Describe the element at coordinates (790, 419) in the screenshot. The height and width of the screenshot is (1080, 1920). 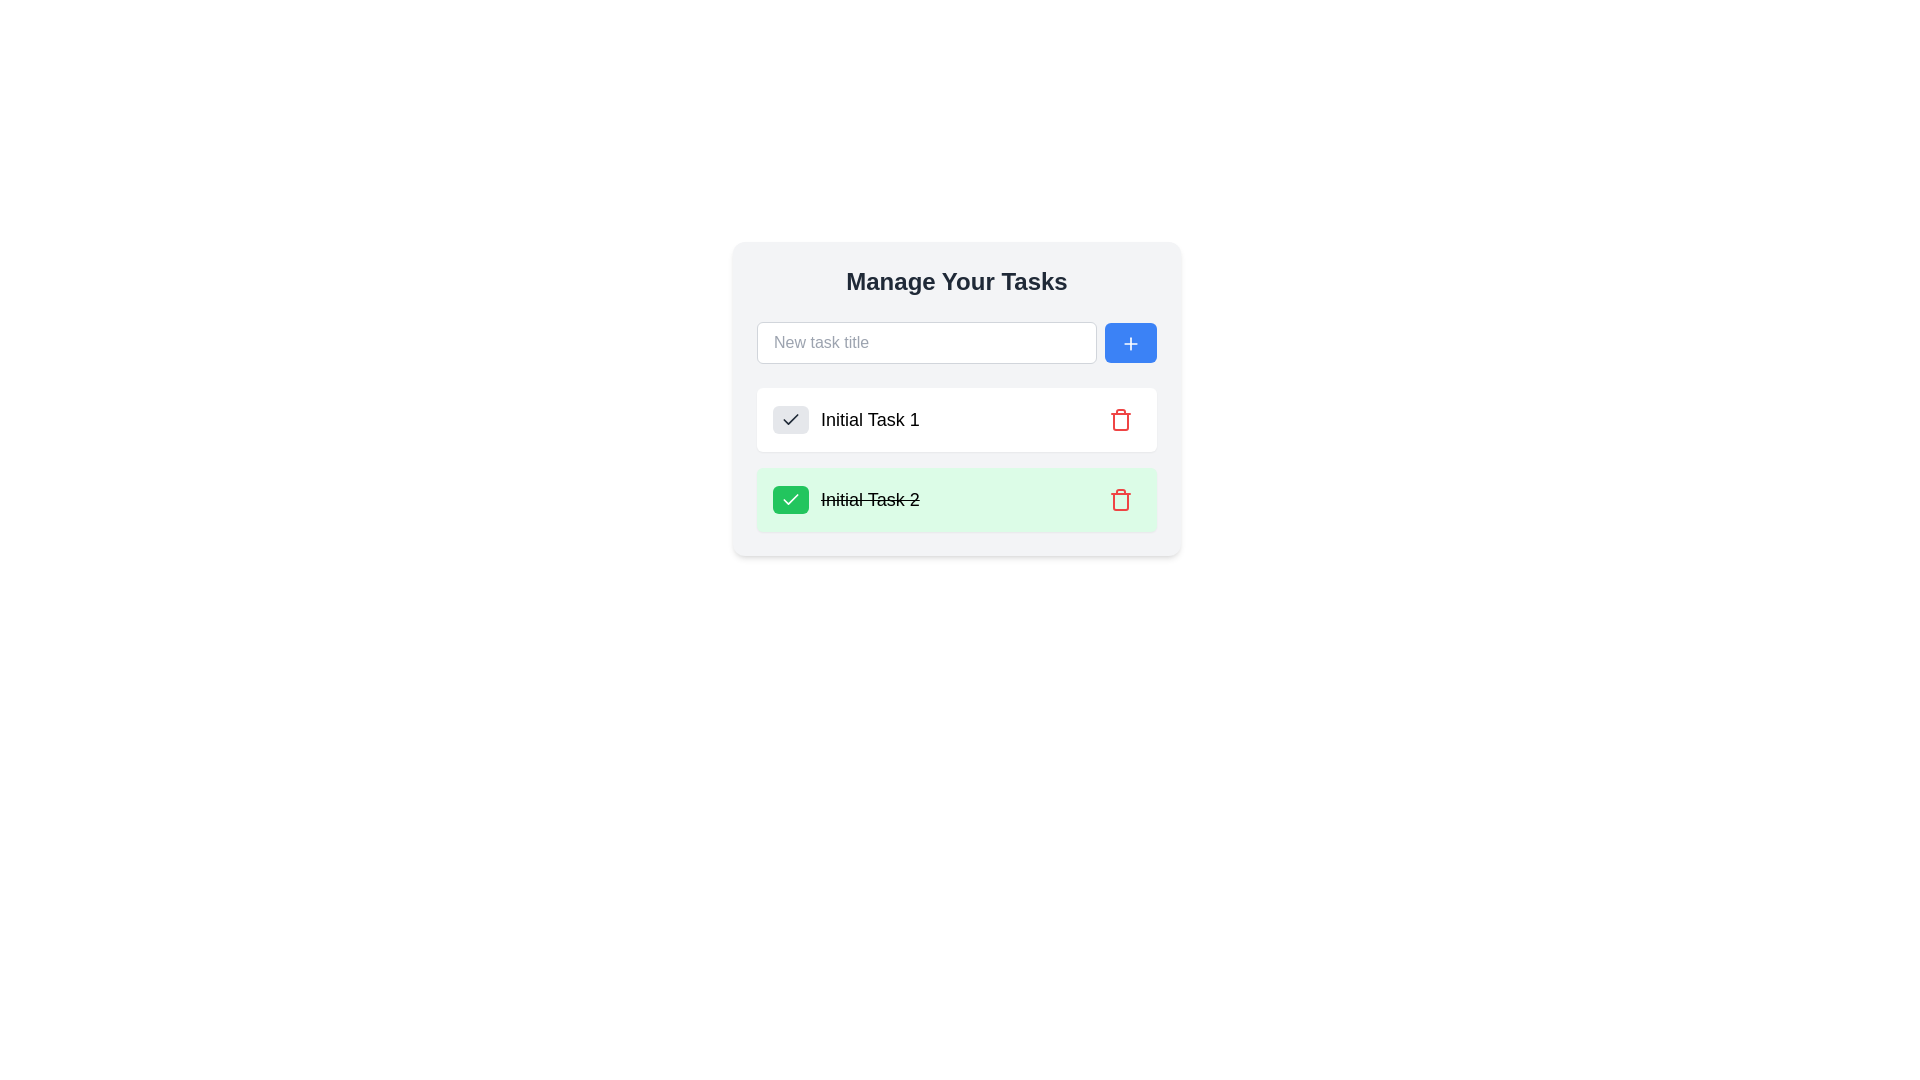
I see `the checkbox styled as a button, which is a small rounded rectangle with a light gray background and a centered black checkmark icon` at that location.